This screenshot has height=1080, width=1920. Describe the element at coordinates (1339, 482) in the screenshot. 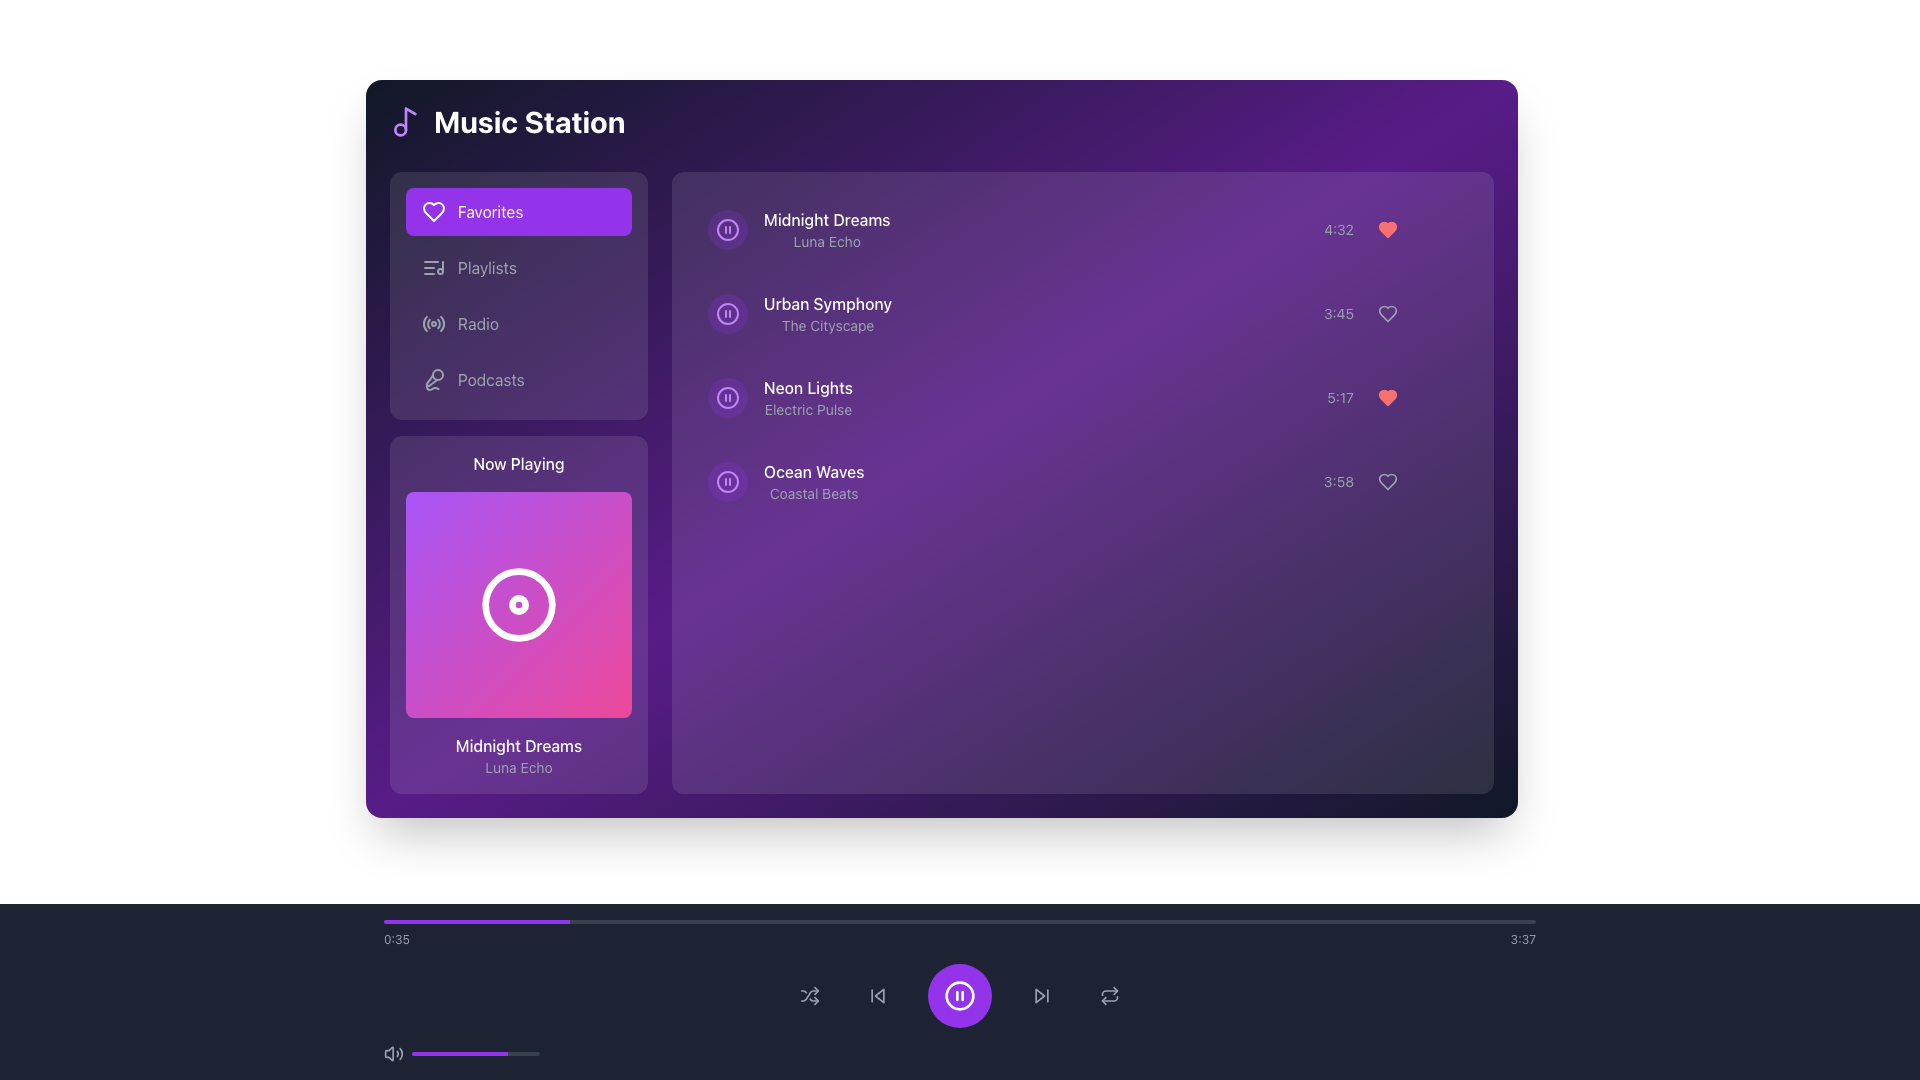

I see `the text label displaying '3:58' in gray font, which is positioned as the last song duration indicator in the playlist interface` at that location.